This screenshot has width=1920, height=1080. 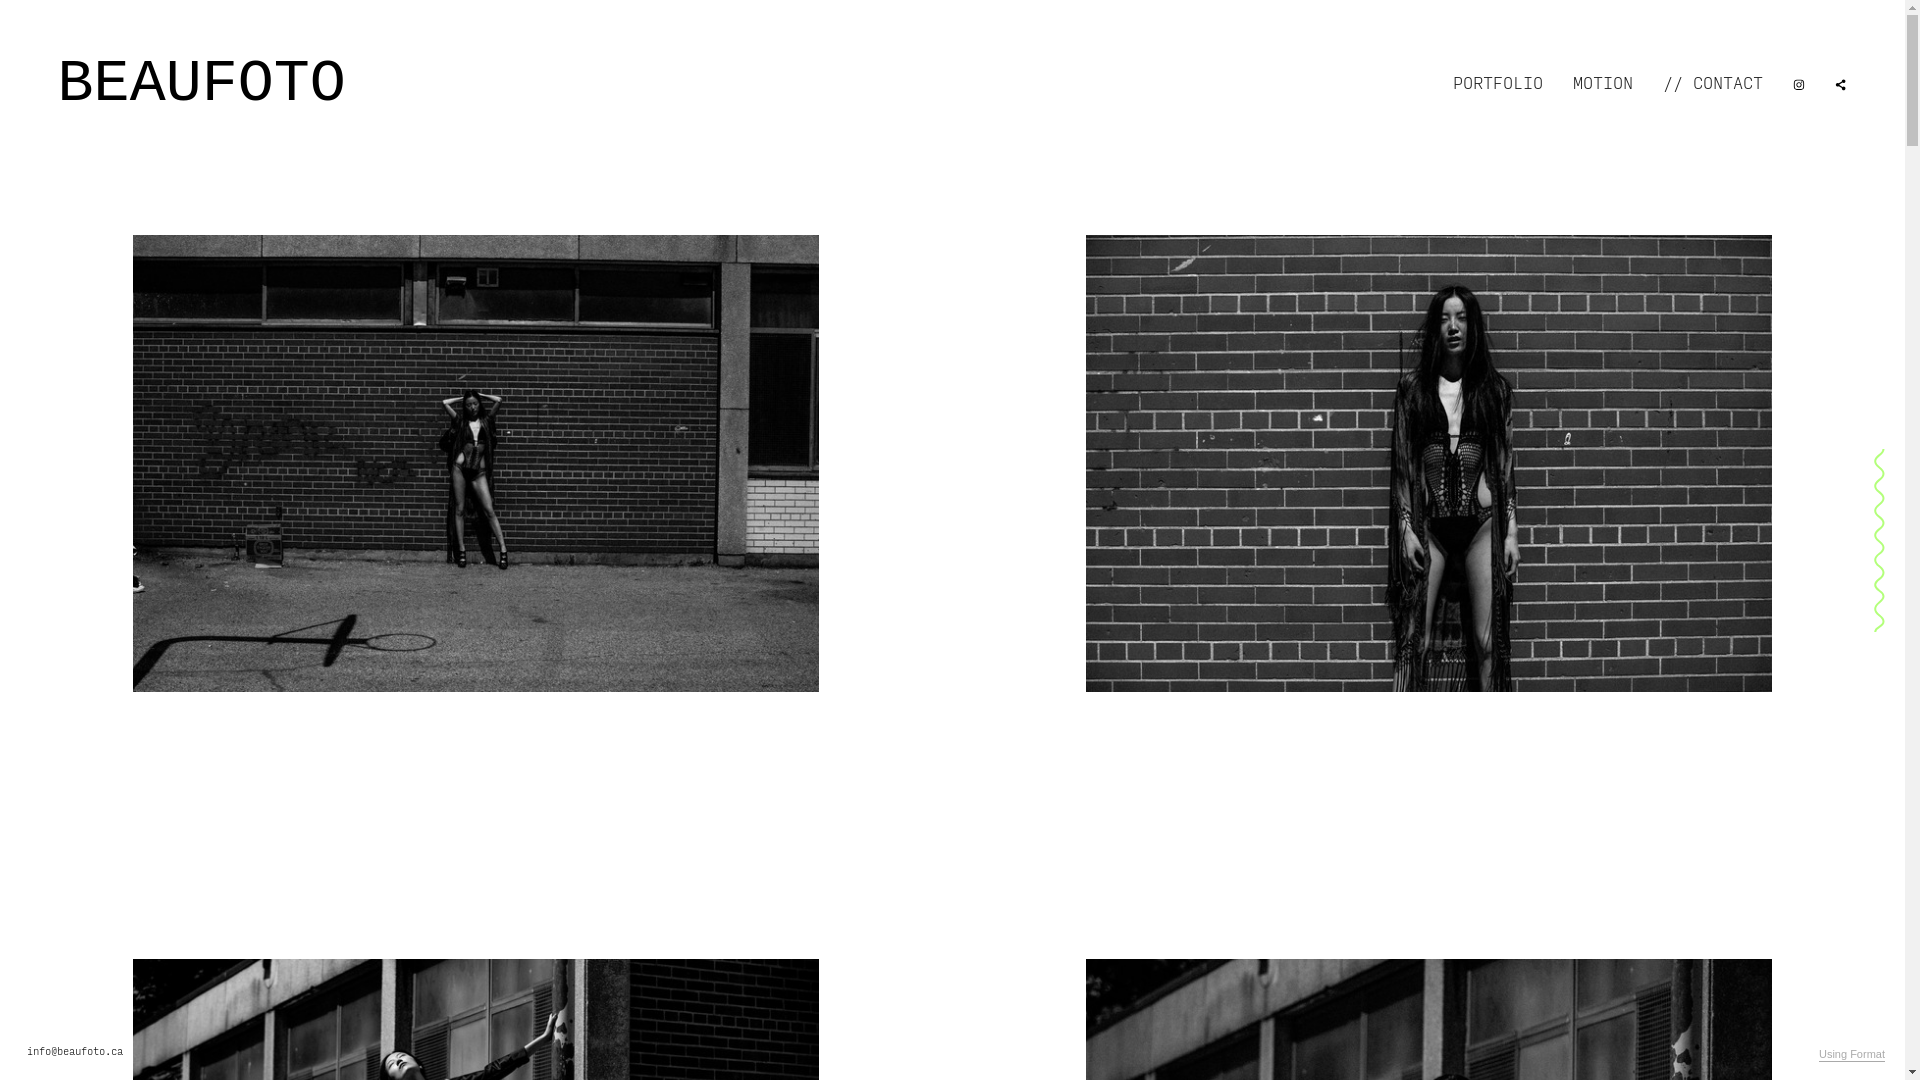 I want to click on '// CONTACT', so click(x=1712, y=83).